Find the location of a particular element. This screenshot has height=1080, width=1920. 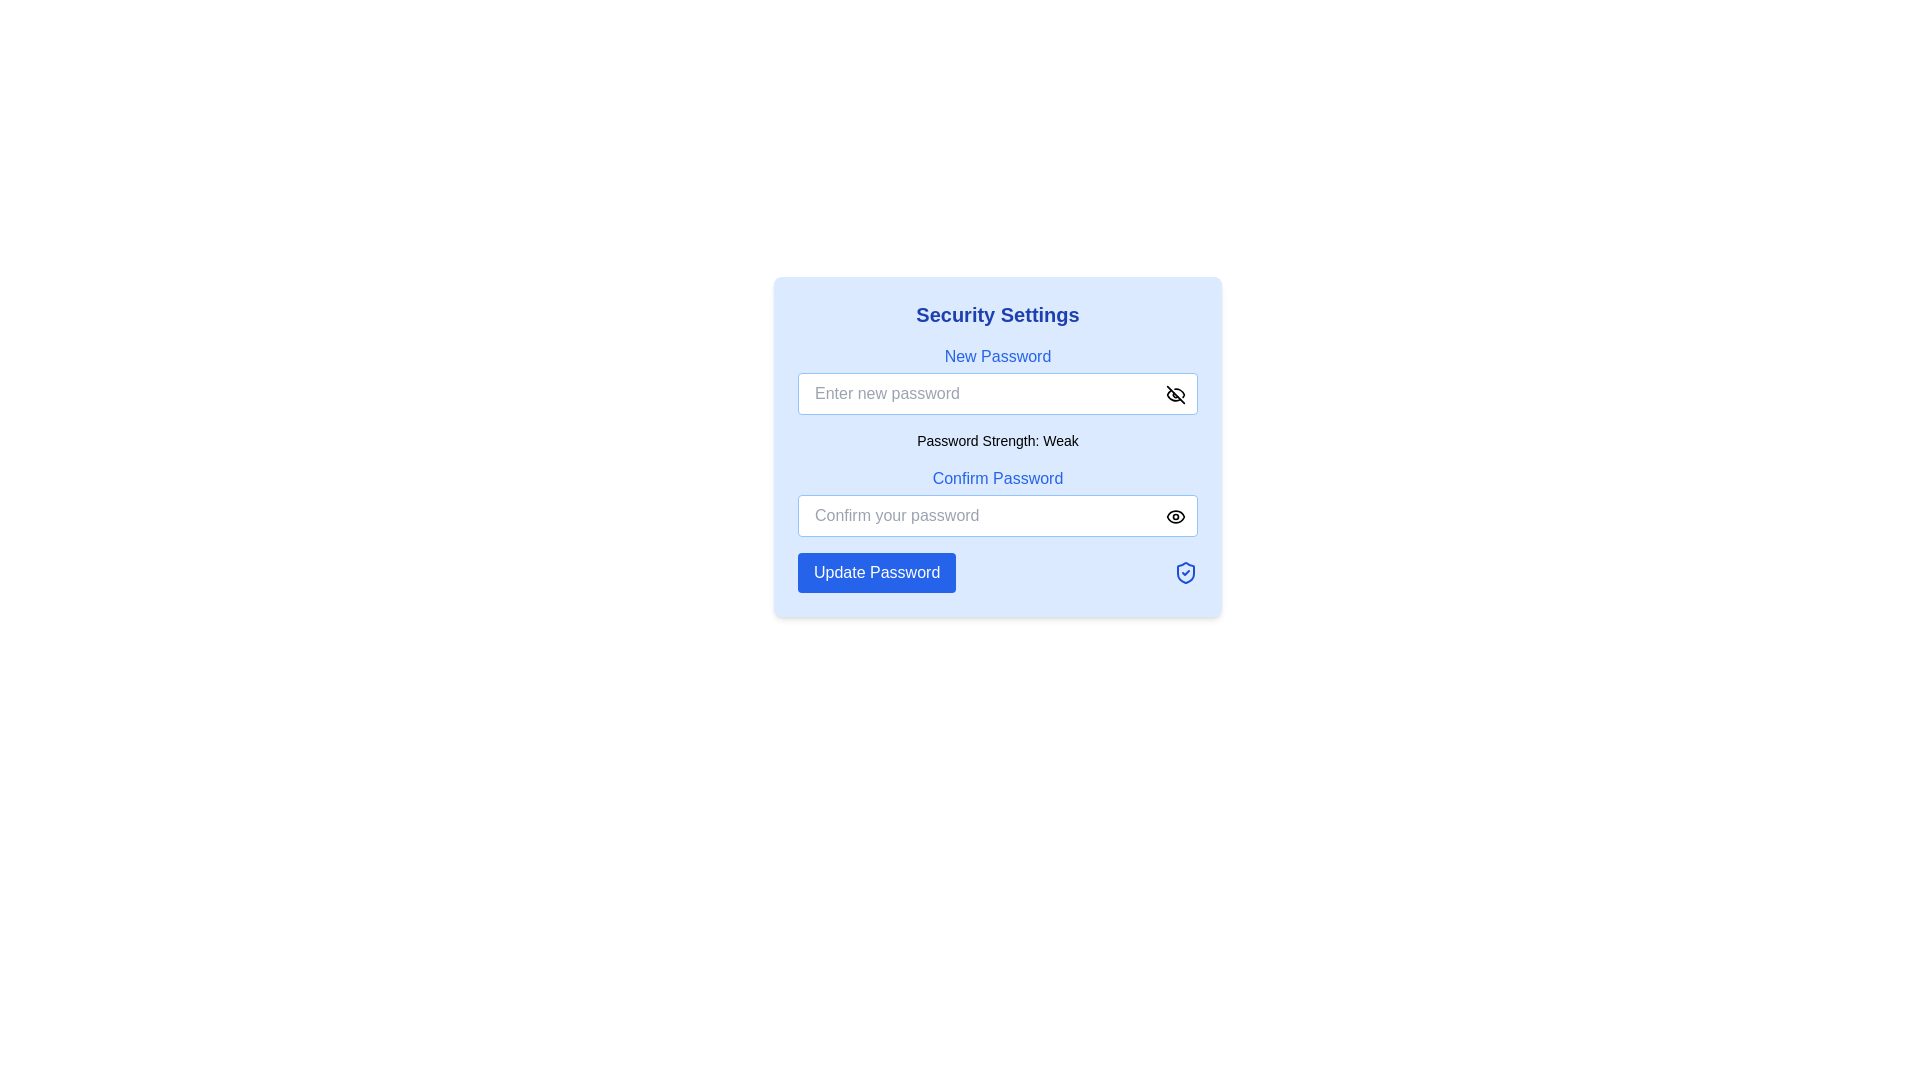

the 'New Password' label element, which is styled in medium blue font on a light blue background, located under 'Security Settings' is located at coordinates (998, 356).